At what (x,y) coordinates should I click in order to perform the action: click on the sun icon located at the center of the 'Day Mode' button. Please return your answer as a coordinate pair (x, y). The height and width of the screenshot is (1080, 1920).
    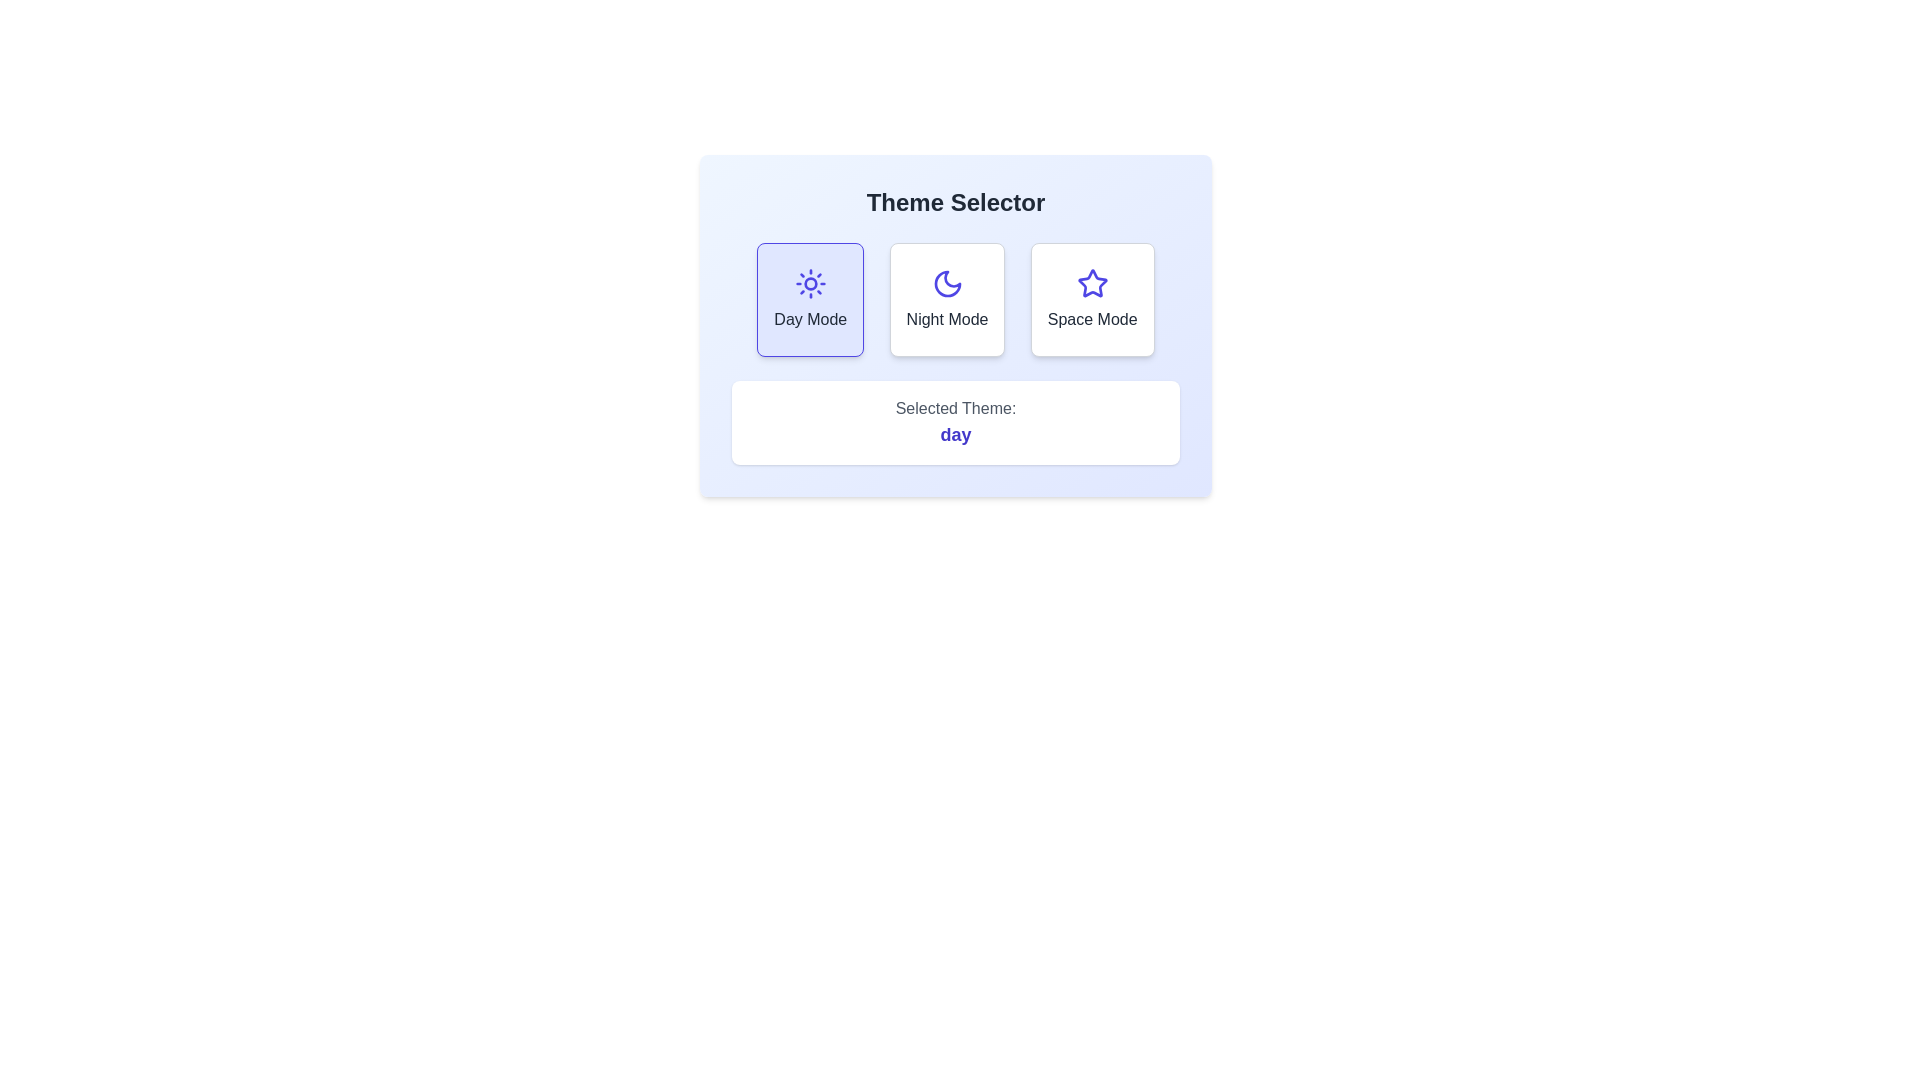
    Looking at the image, I should click on (810, 284).